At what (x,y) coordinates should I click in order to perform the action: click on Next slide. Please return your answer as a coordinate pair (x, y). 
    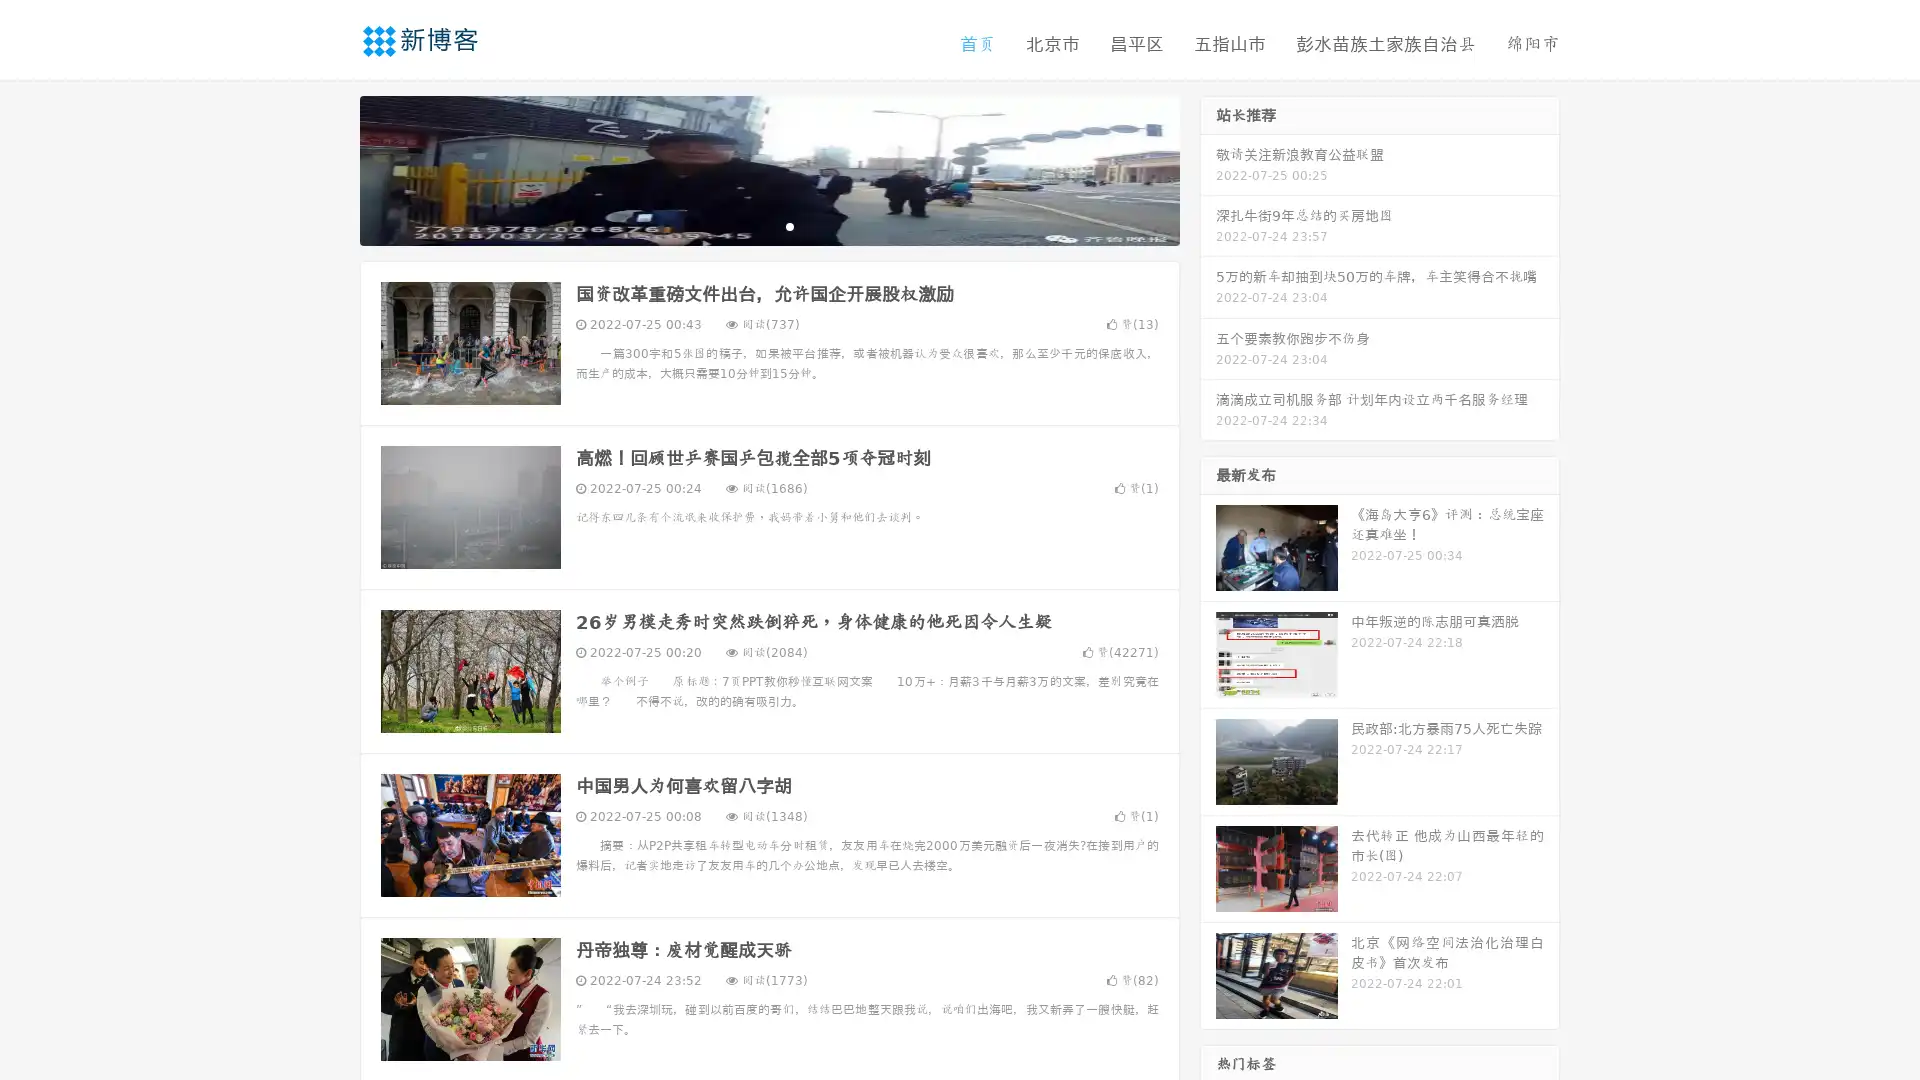
    Looking at the image, I should click on (1208, 168).